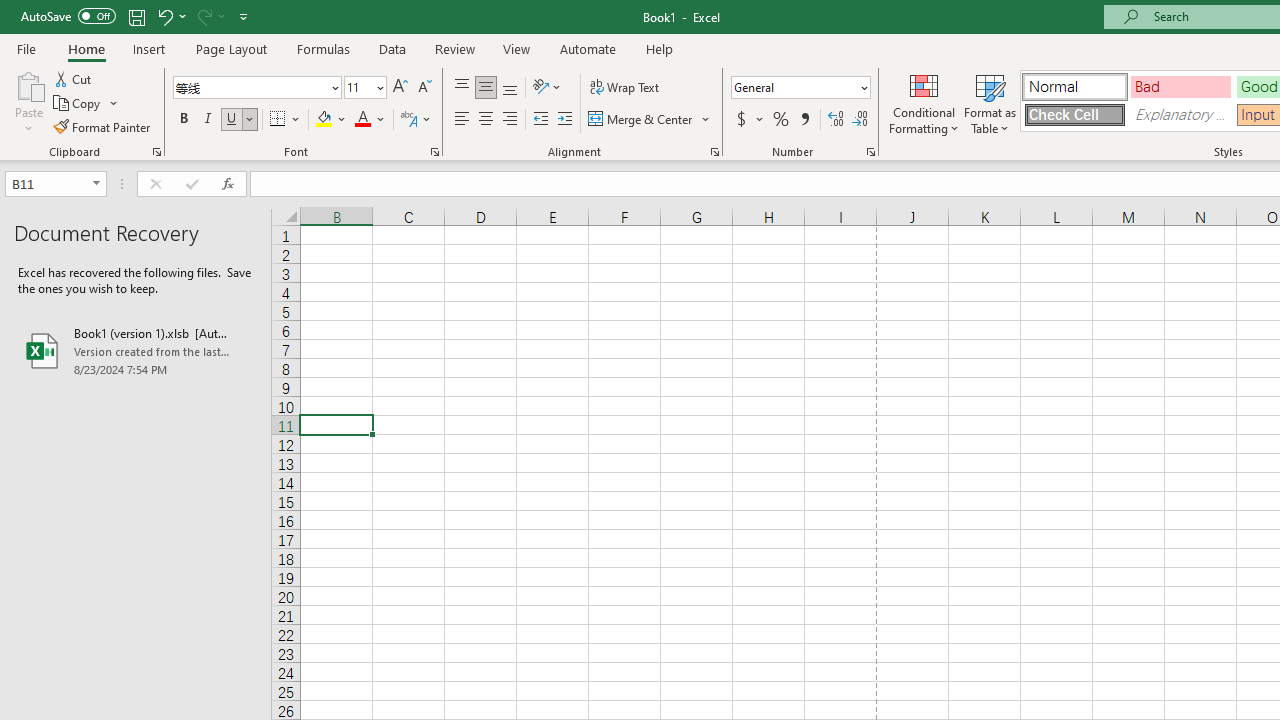  What do you see at coordinates (540, 119) in the screenshot?
I see `'Decrease Indent'` at bounding box center [540, 119].